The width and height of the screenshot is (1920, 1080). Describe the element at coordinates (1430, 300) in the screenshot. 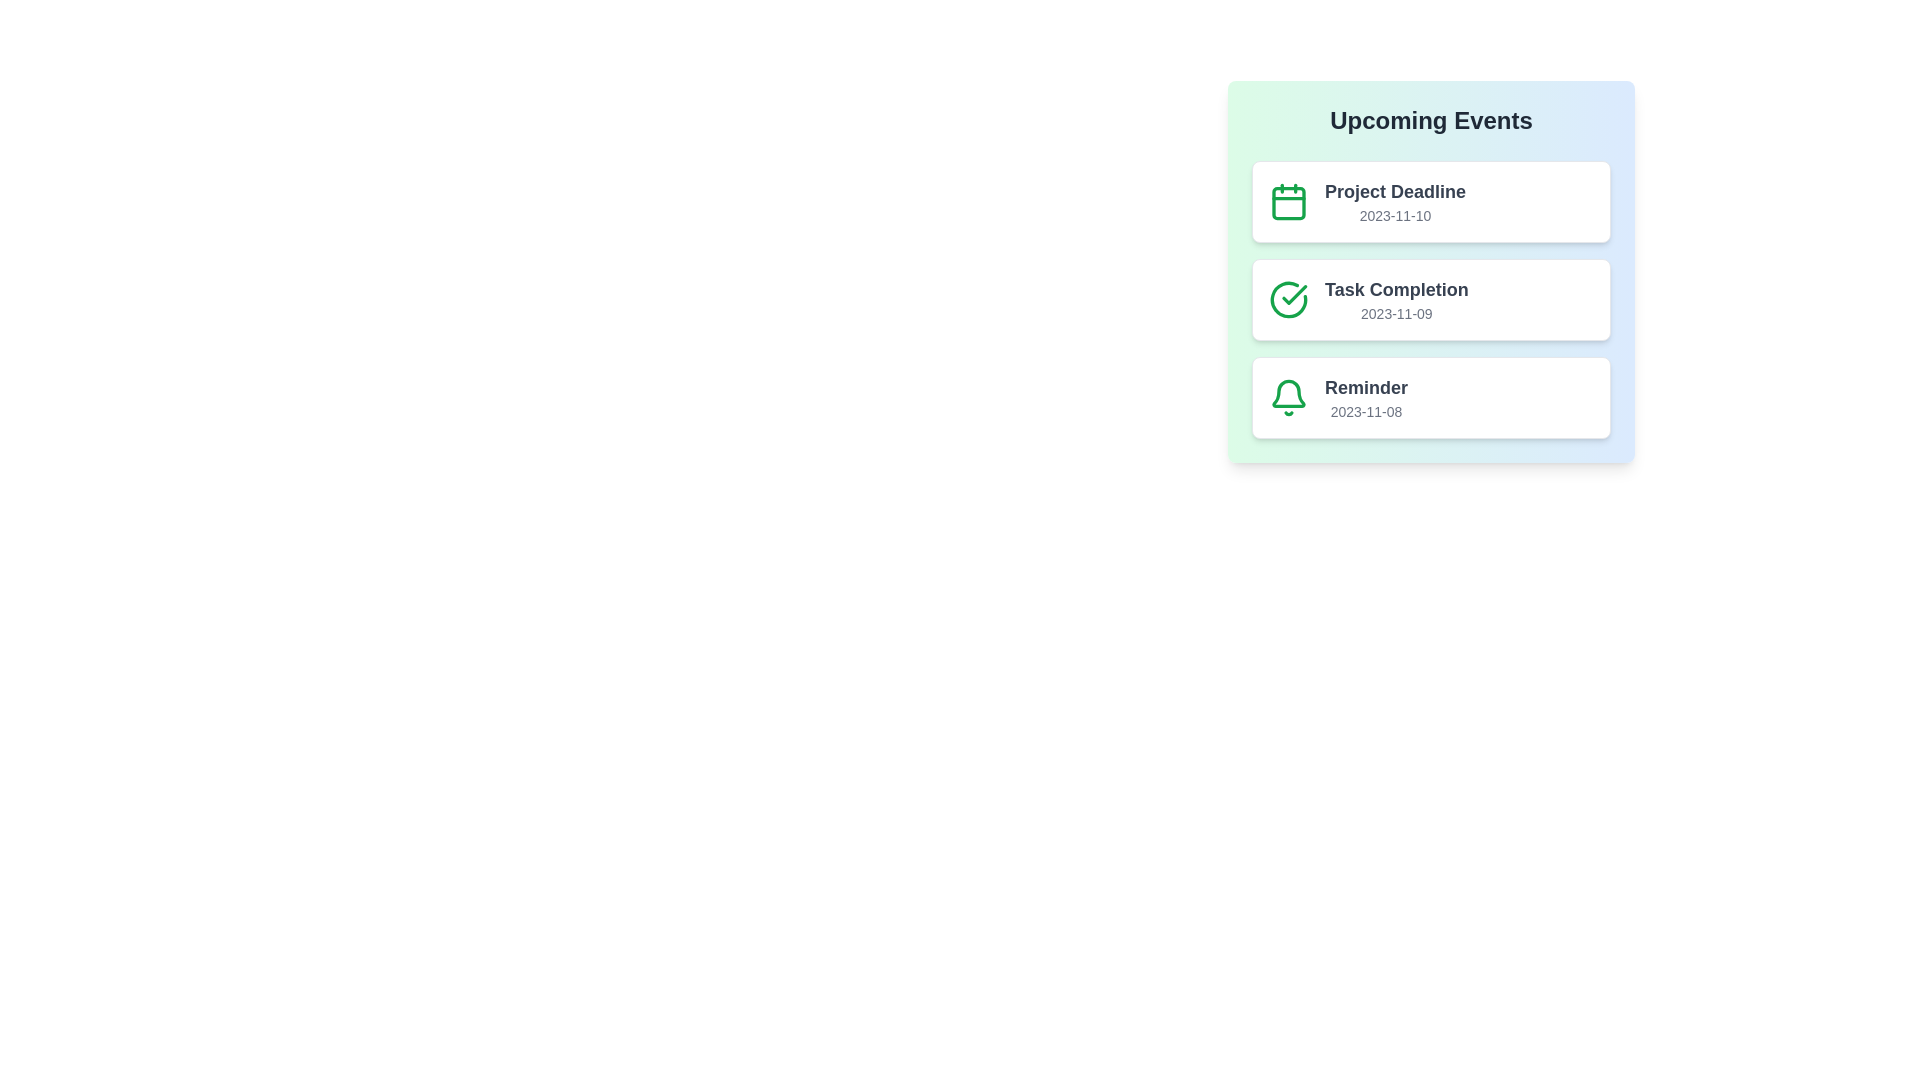

I see `the list item corresponding to Task Completion to observe its hover effect` at that location.